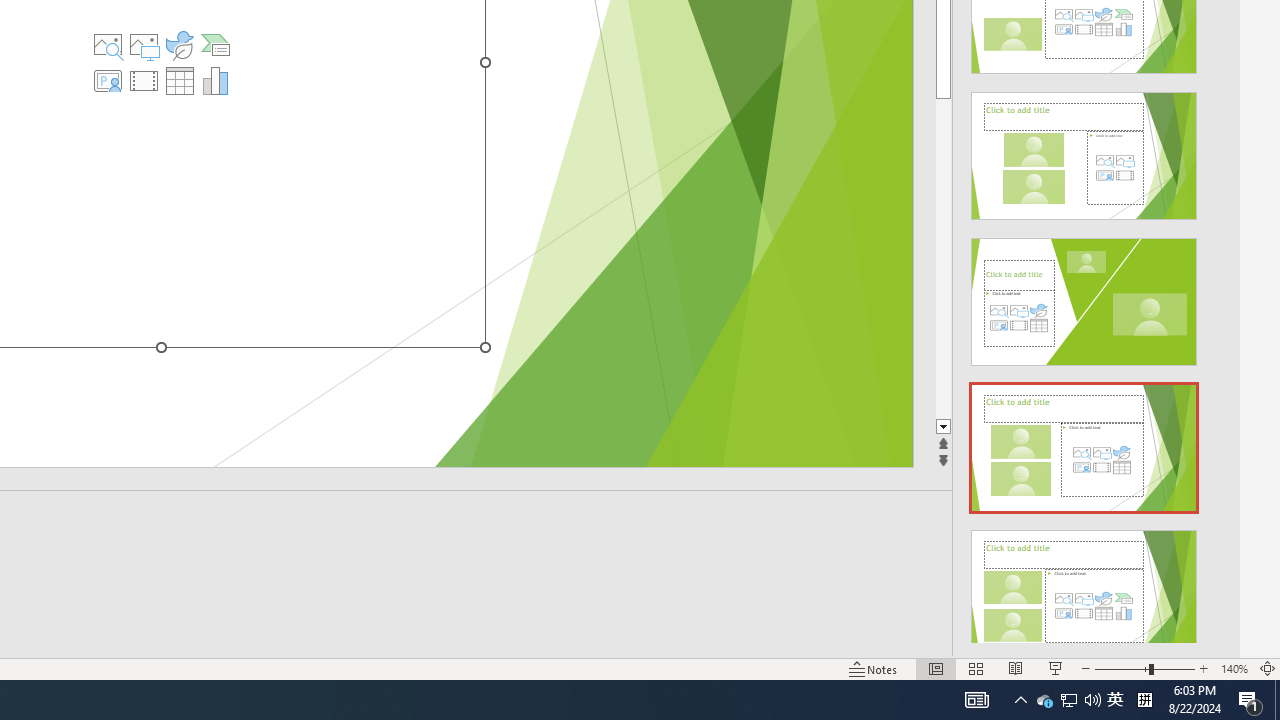 The image size is (1280, 720). Describe the element at coordinates (215, 80) in the screenshot. I see `'Insert Chart'` at that location.